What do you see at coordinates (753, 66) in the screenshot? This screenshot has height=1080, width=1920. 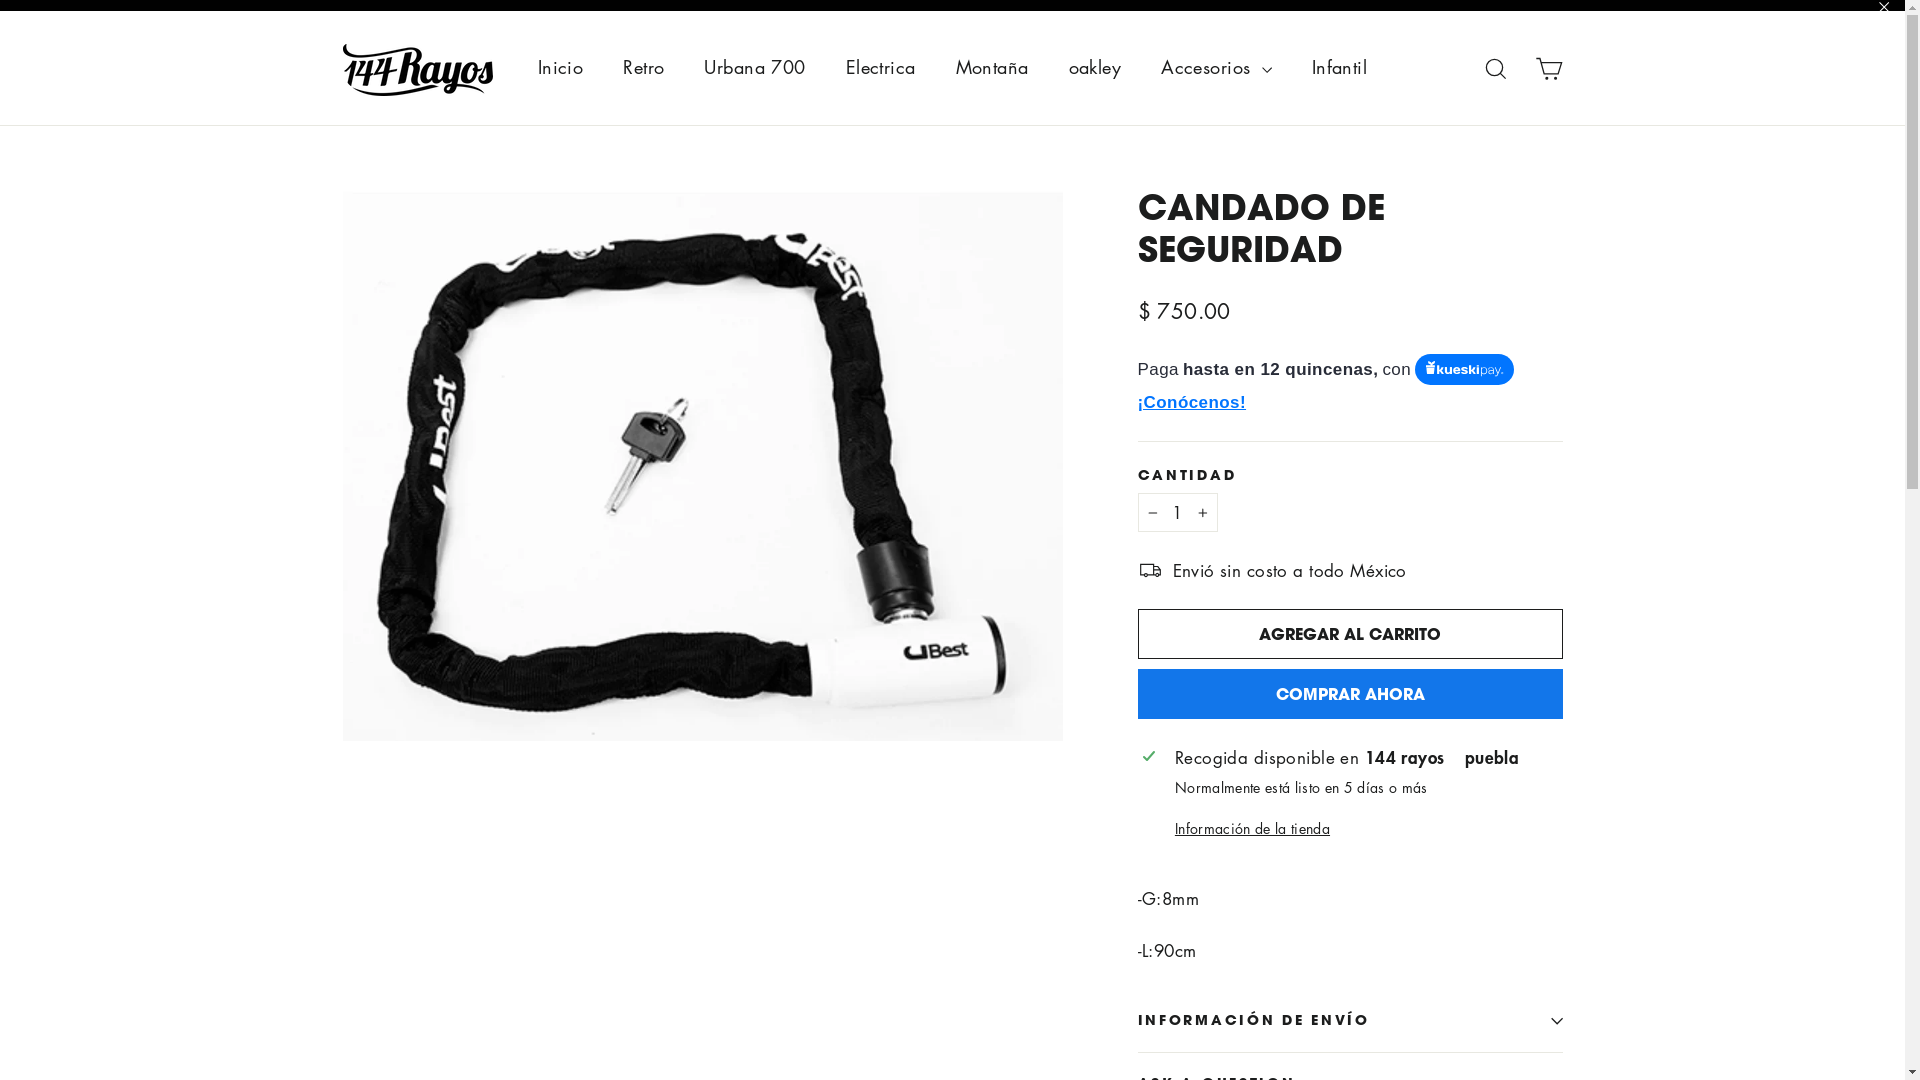 I see `'Urbana 700'` at bounding box center [753, 66].